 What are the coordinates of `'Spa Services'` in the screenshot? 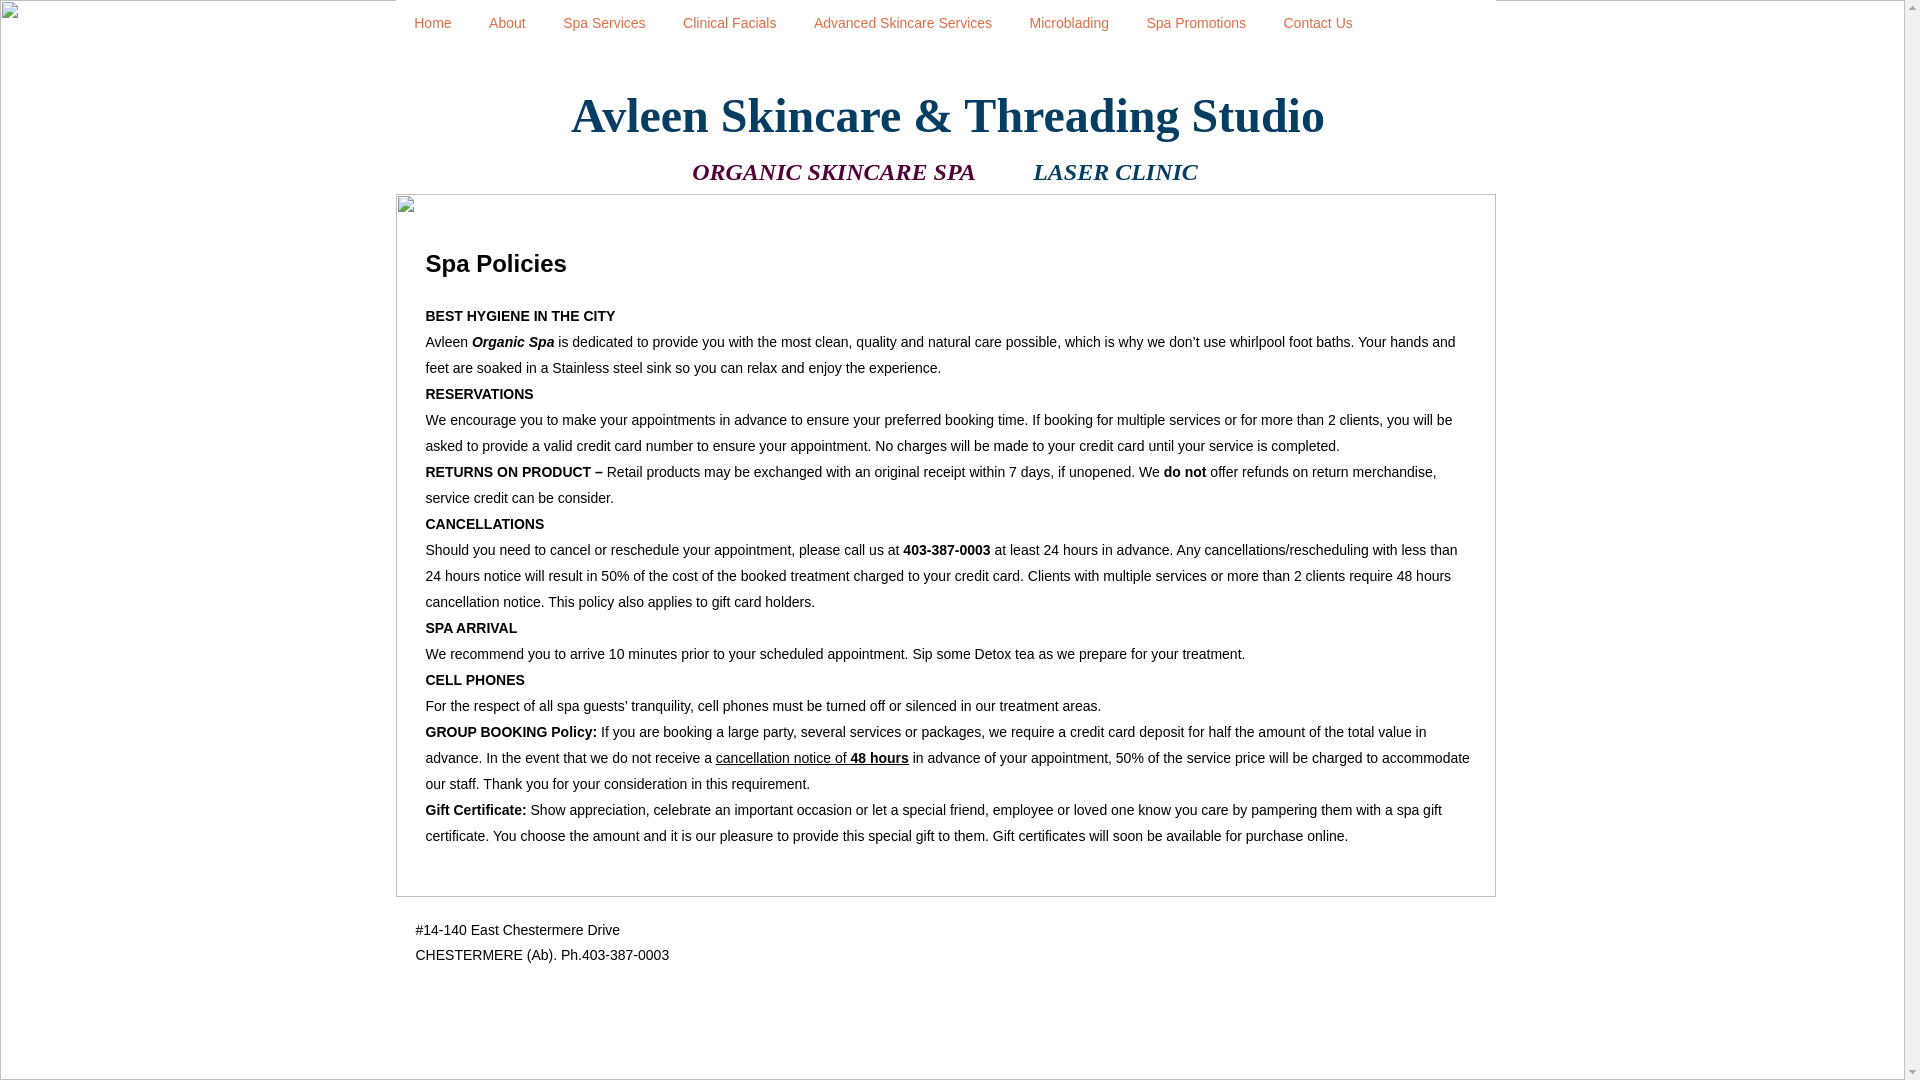 It's located at (603, 23).